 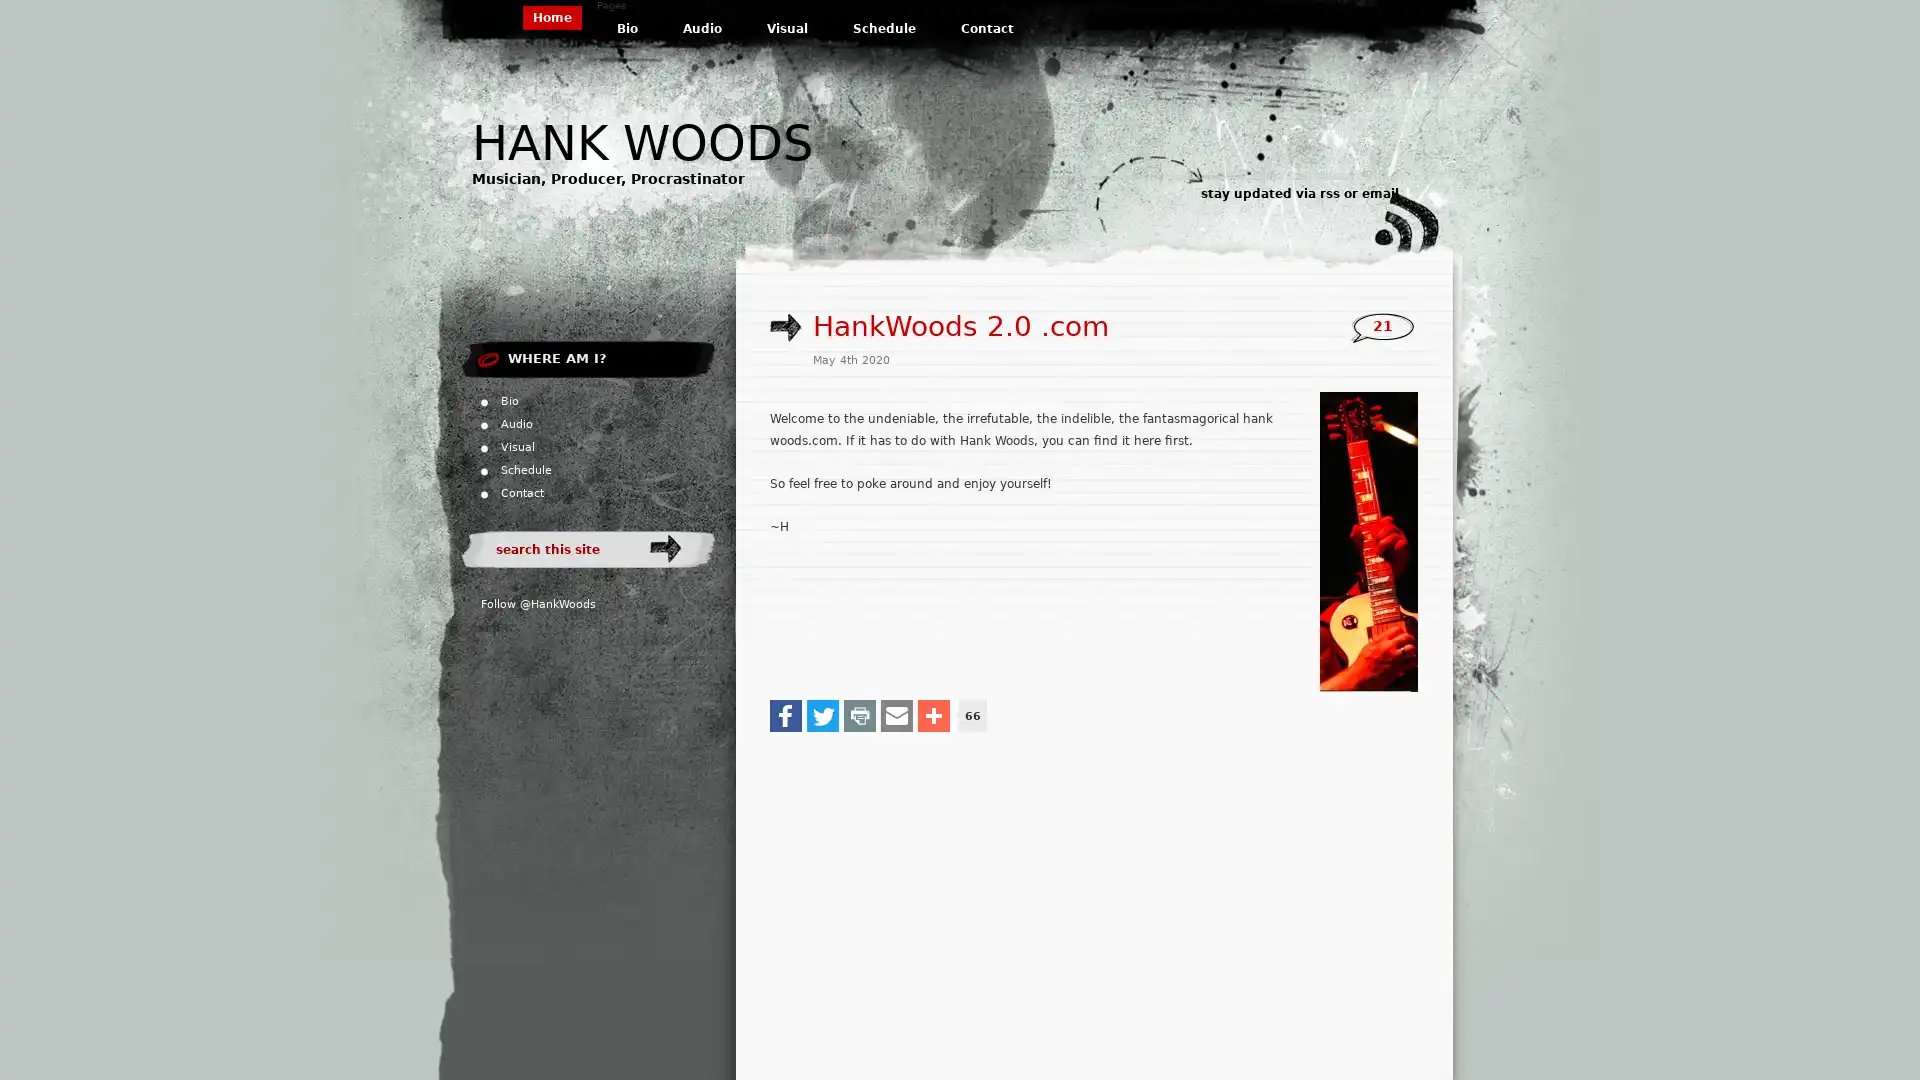 What do you see at coordinates (785, 713) in the screenshot?
I see `Share to Facebook` at bounding box center [785, 713].